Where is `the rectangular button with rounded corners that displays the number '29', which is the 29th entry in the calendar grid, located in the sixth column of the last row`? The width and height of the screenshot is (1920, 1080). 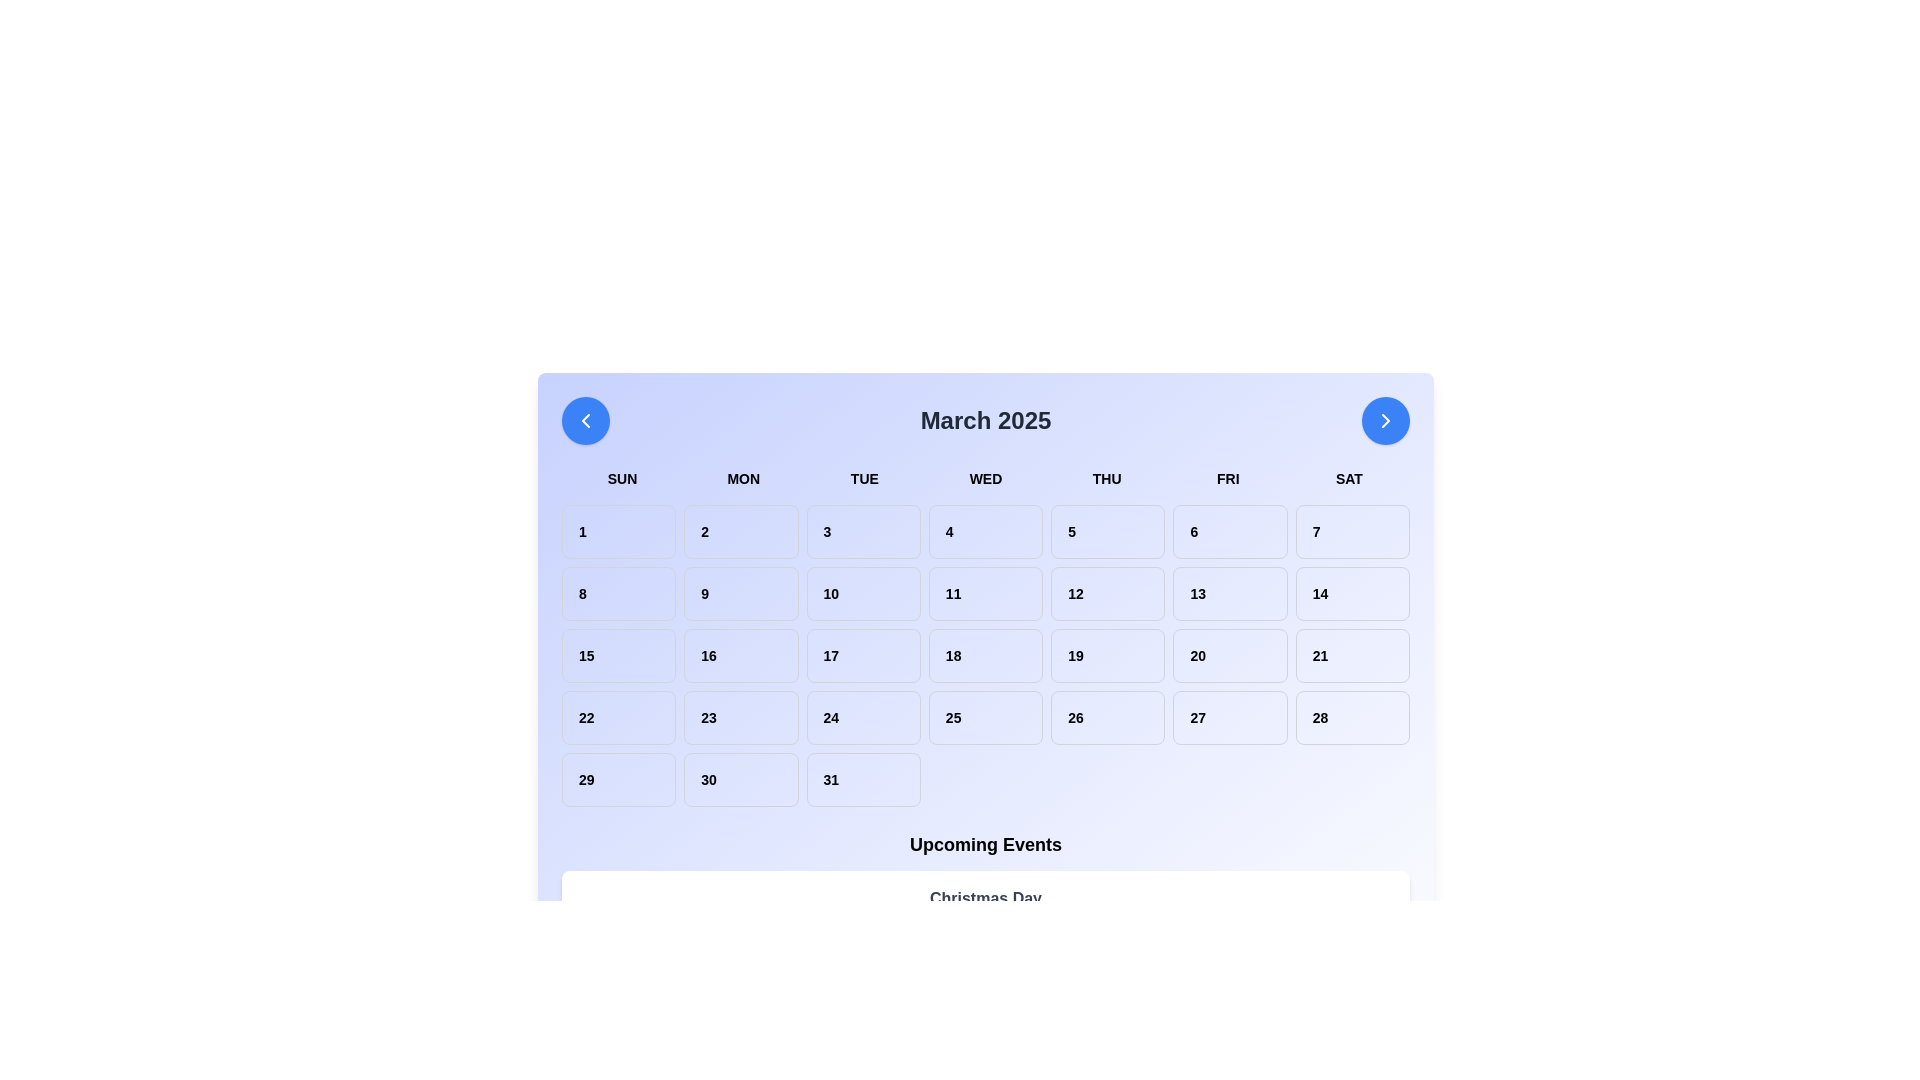 the rectangular button with rounded corners that displays the number '29', which is the 29th entry in the calendar grid, located in the sixth column of the last row is located at coordinates (618, 778).